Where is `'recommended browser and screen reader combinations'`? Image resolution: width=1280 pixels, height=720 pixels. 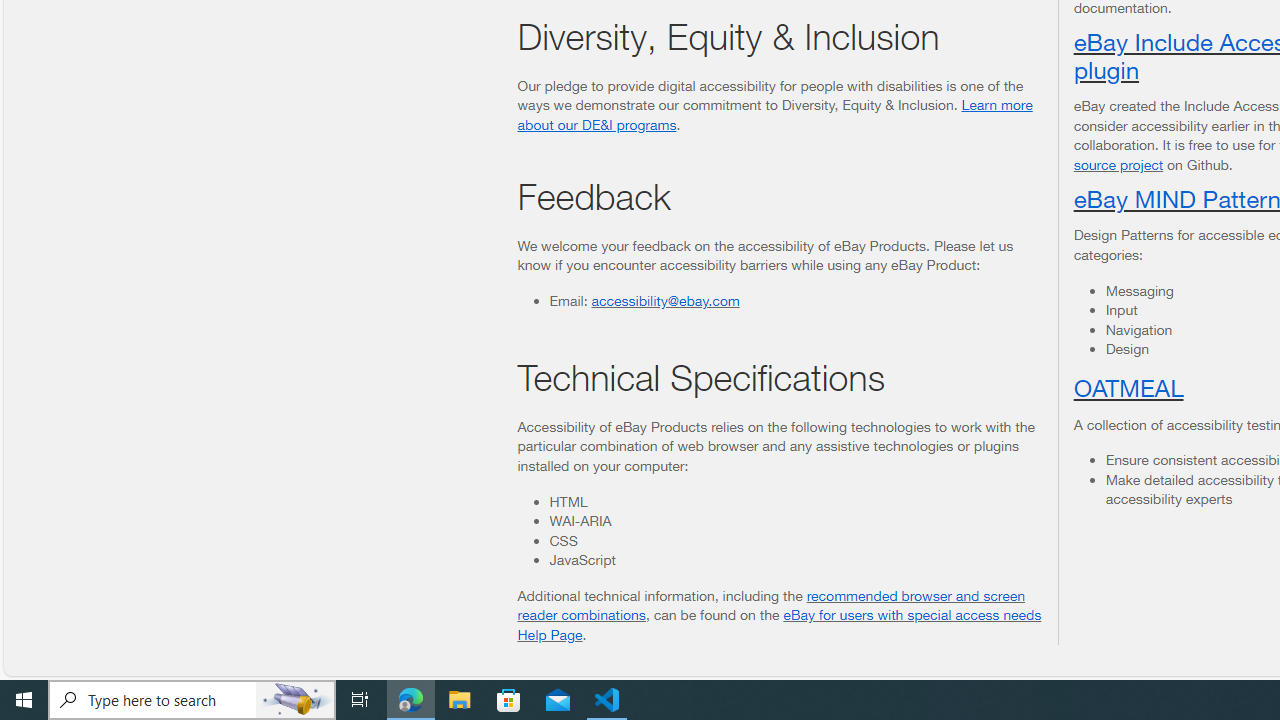
'recommended browser and screen reader combinations' is located at coordinates (770, 604).